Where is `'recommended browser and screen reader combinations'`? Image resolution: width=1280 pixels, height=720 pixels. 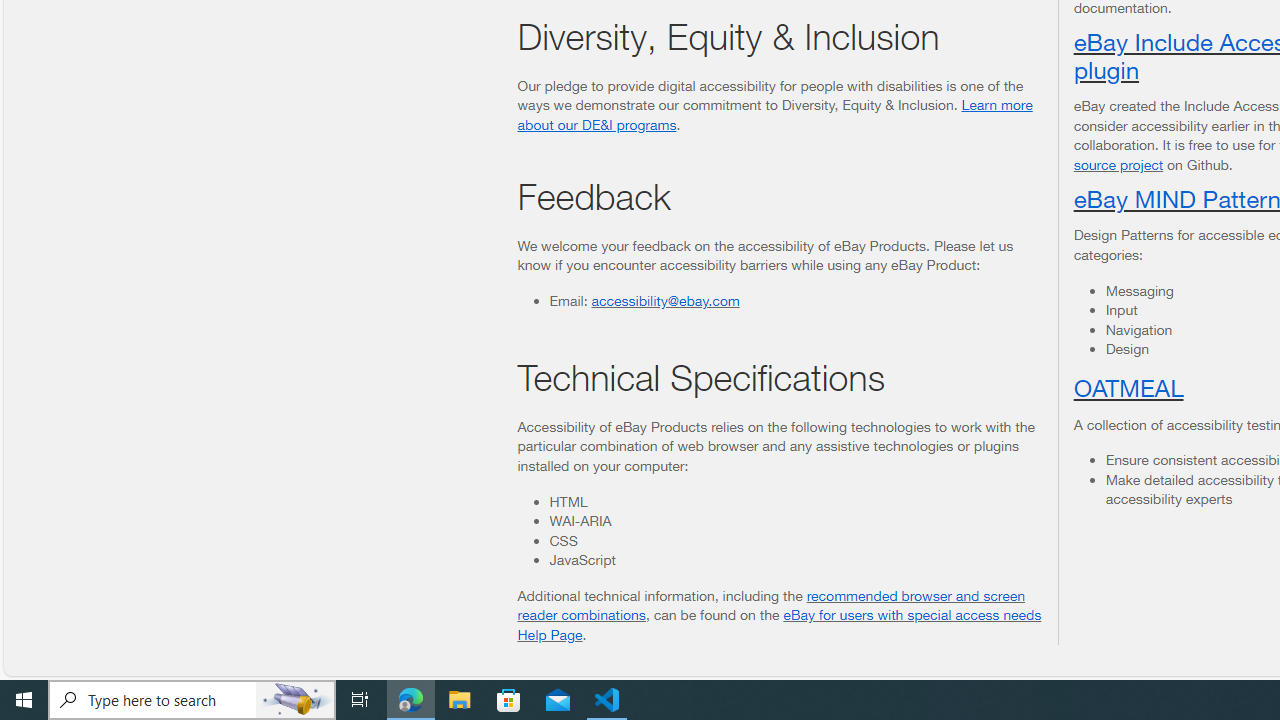
'recommended browser and screen reader combinations' is located at coordinates (770, 604).